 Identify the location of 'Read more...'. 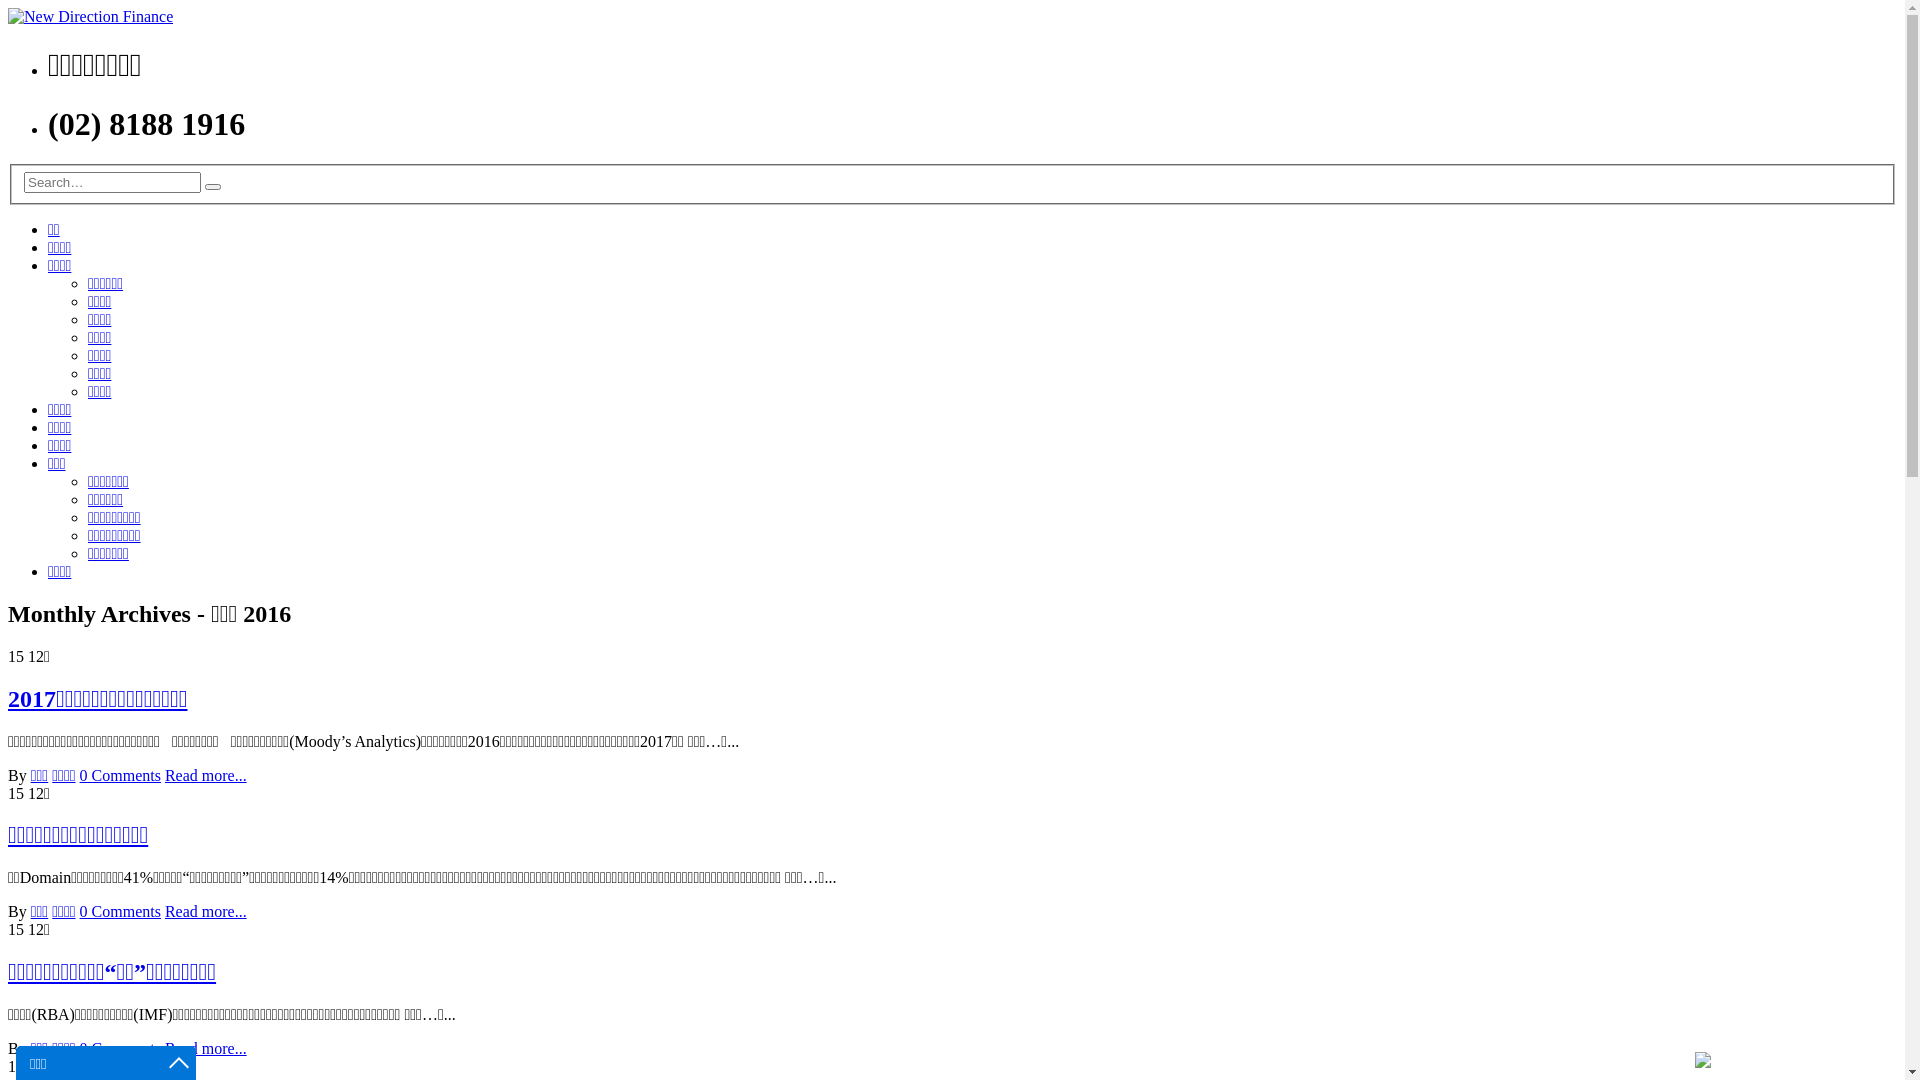
(206, 774).